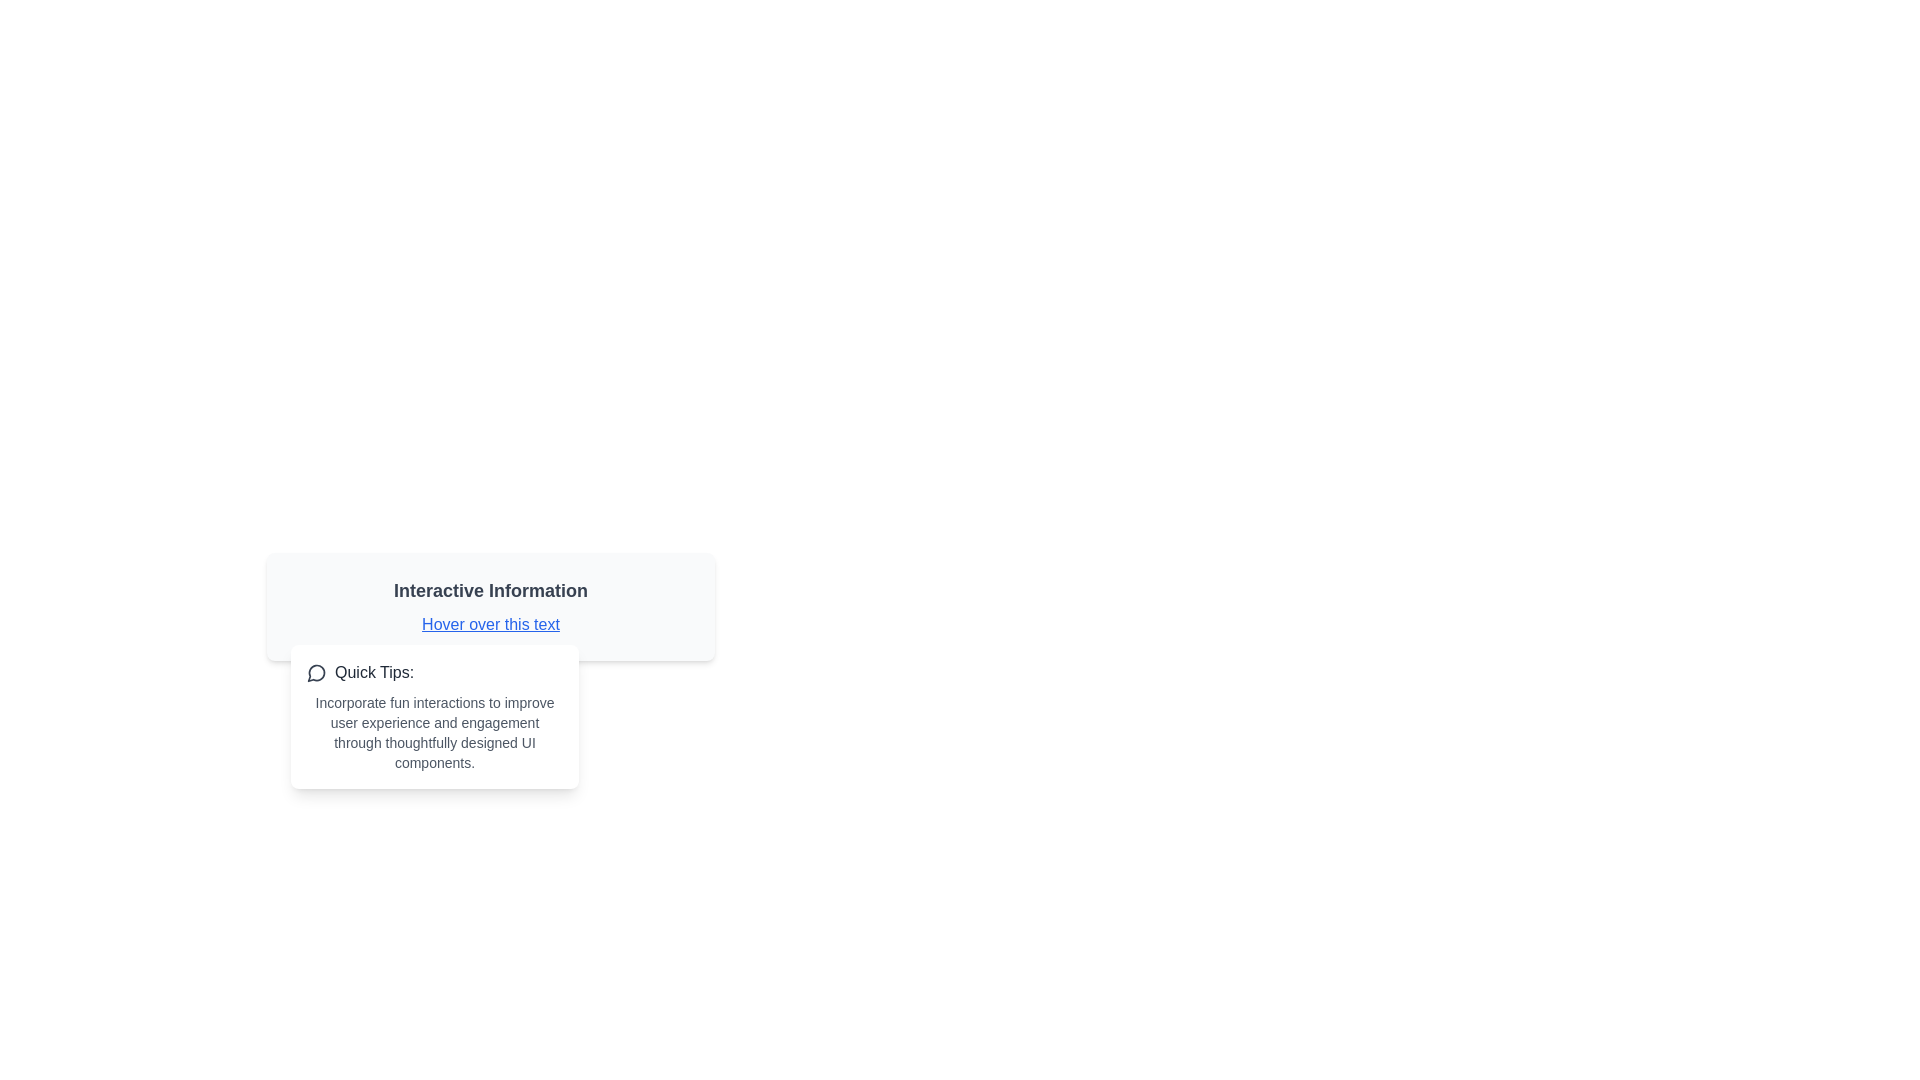 Image resolution: width=1920 pixels, height=1080 pixels. What do you see at coordinates (315, 672) in the screenshot?
I see `the small circular chat bubble icon with a gray stroke outline, positioned to the left of the 'Quick Tips:' label` at bounding box center [315, 672].